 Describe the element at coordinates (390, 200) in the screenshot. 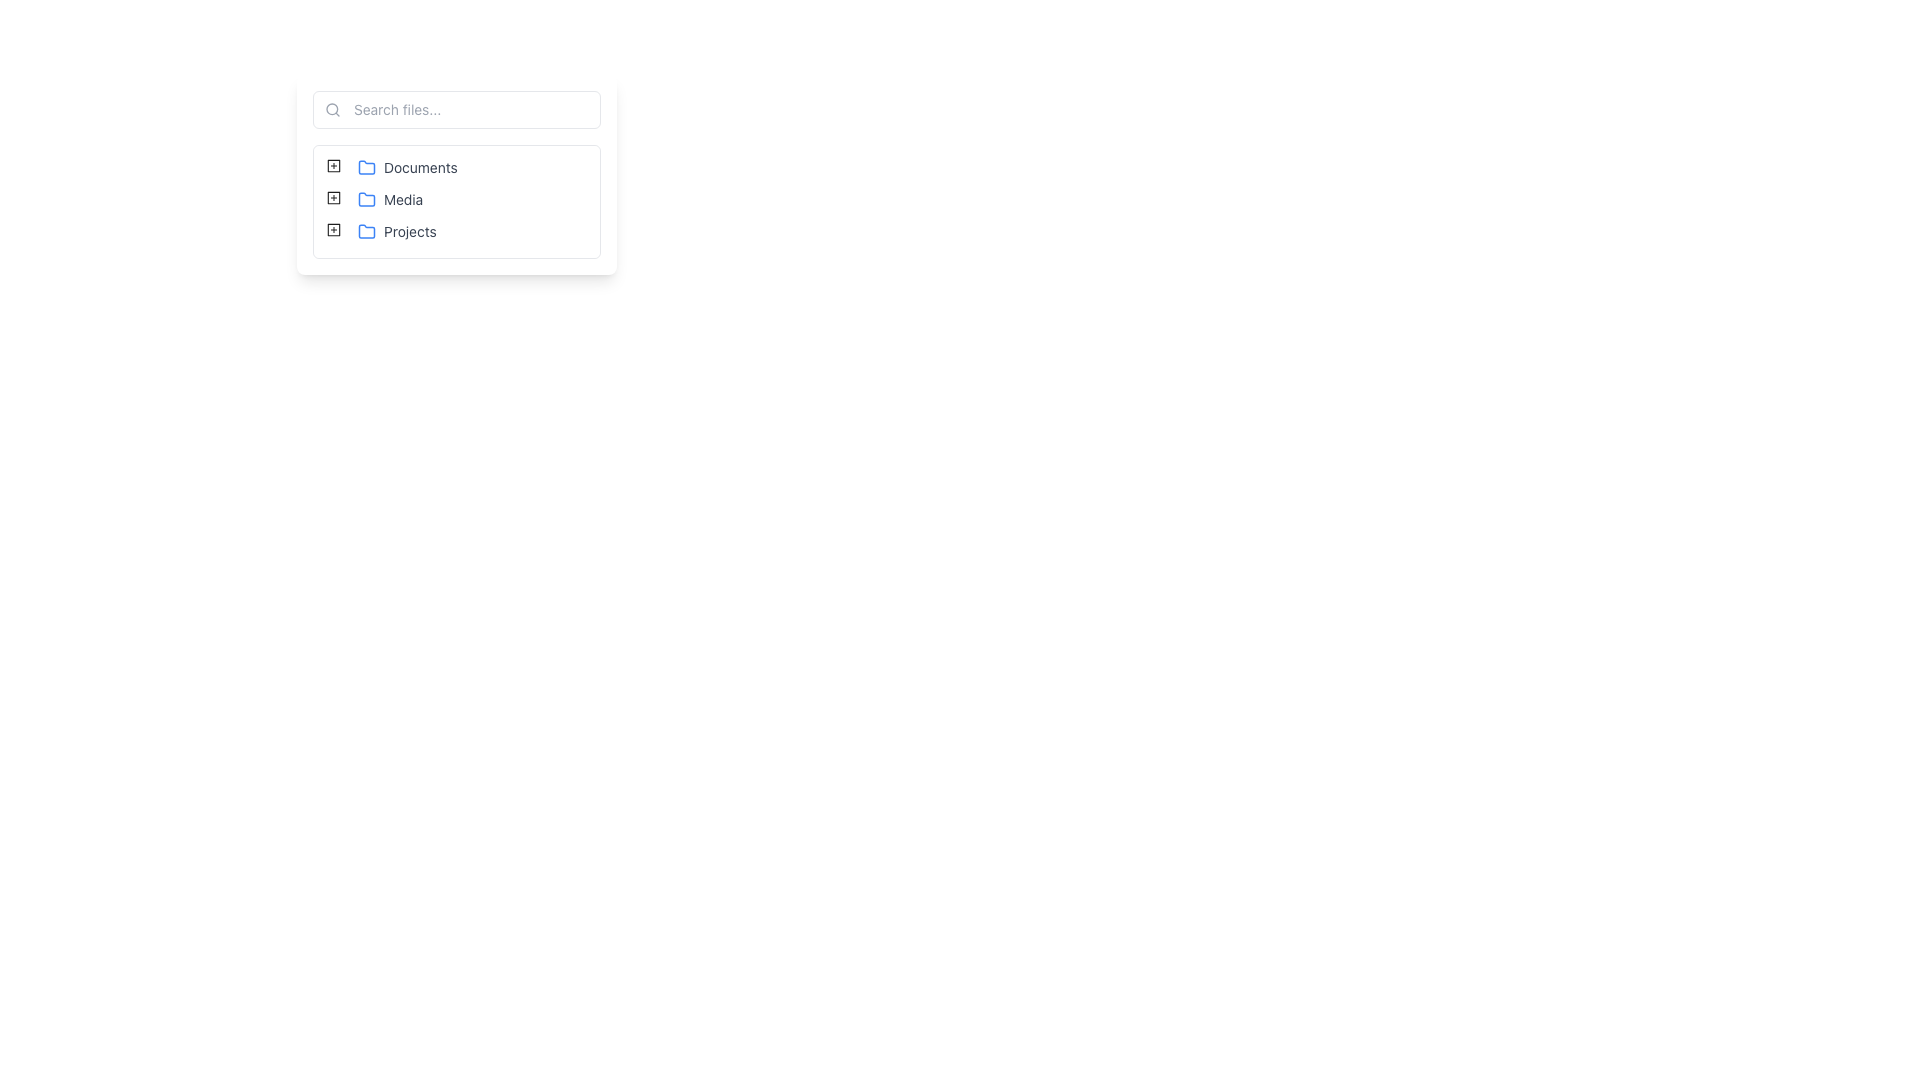

I see `text content of the 'Media' label, which is styled clearly and is part of a hierarchical directory, positioned between 'Documents' and 'Projects'` at that location.